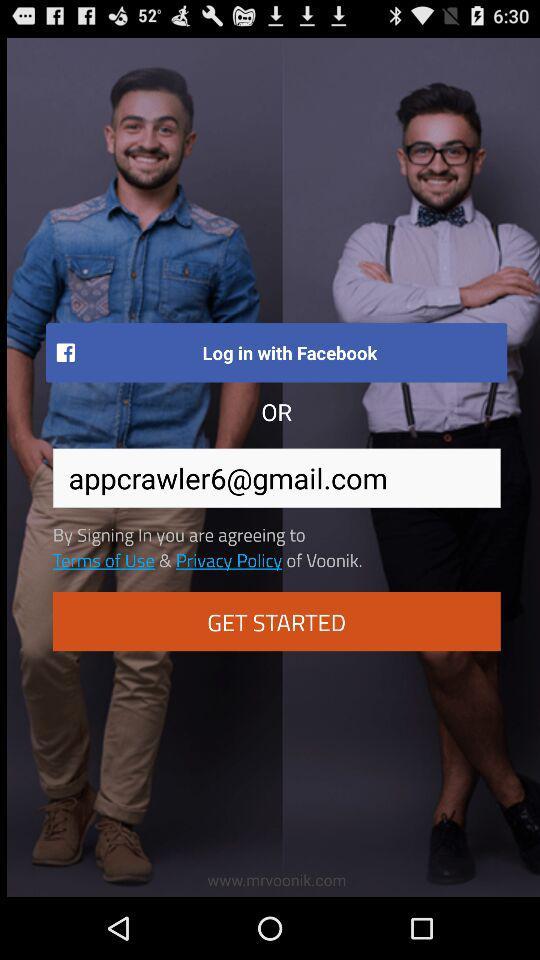 The image size is (540, 960). Describe the element at coordinates (103, 559) in the screenshot. I see `terms of use item` at that location.